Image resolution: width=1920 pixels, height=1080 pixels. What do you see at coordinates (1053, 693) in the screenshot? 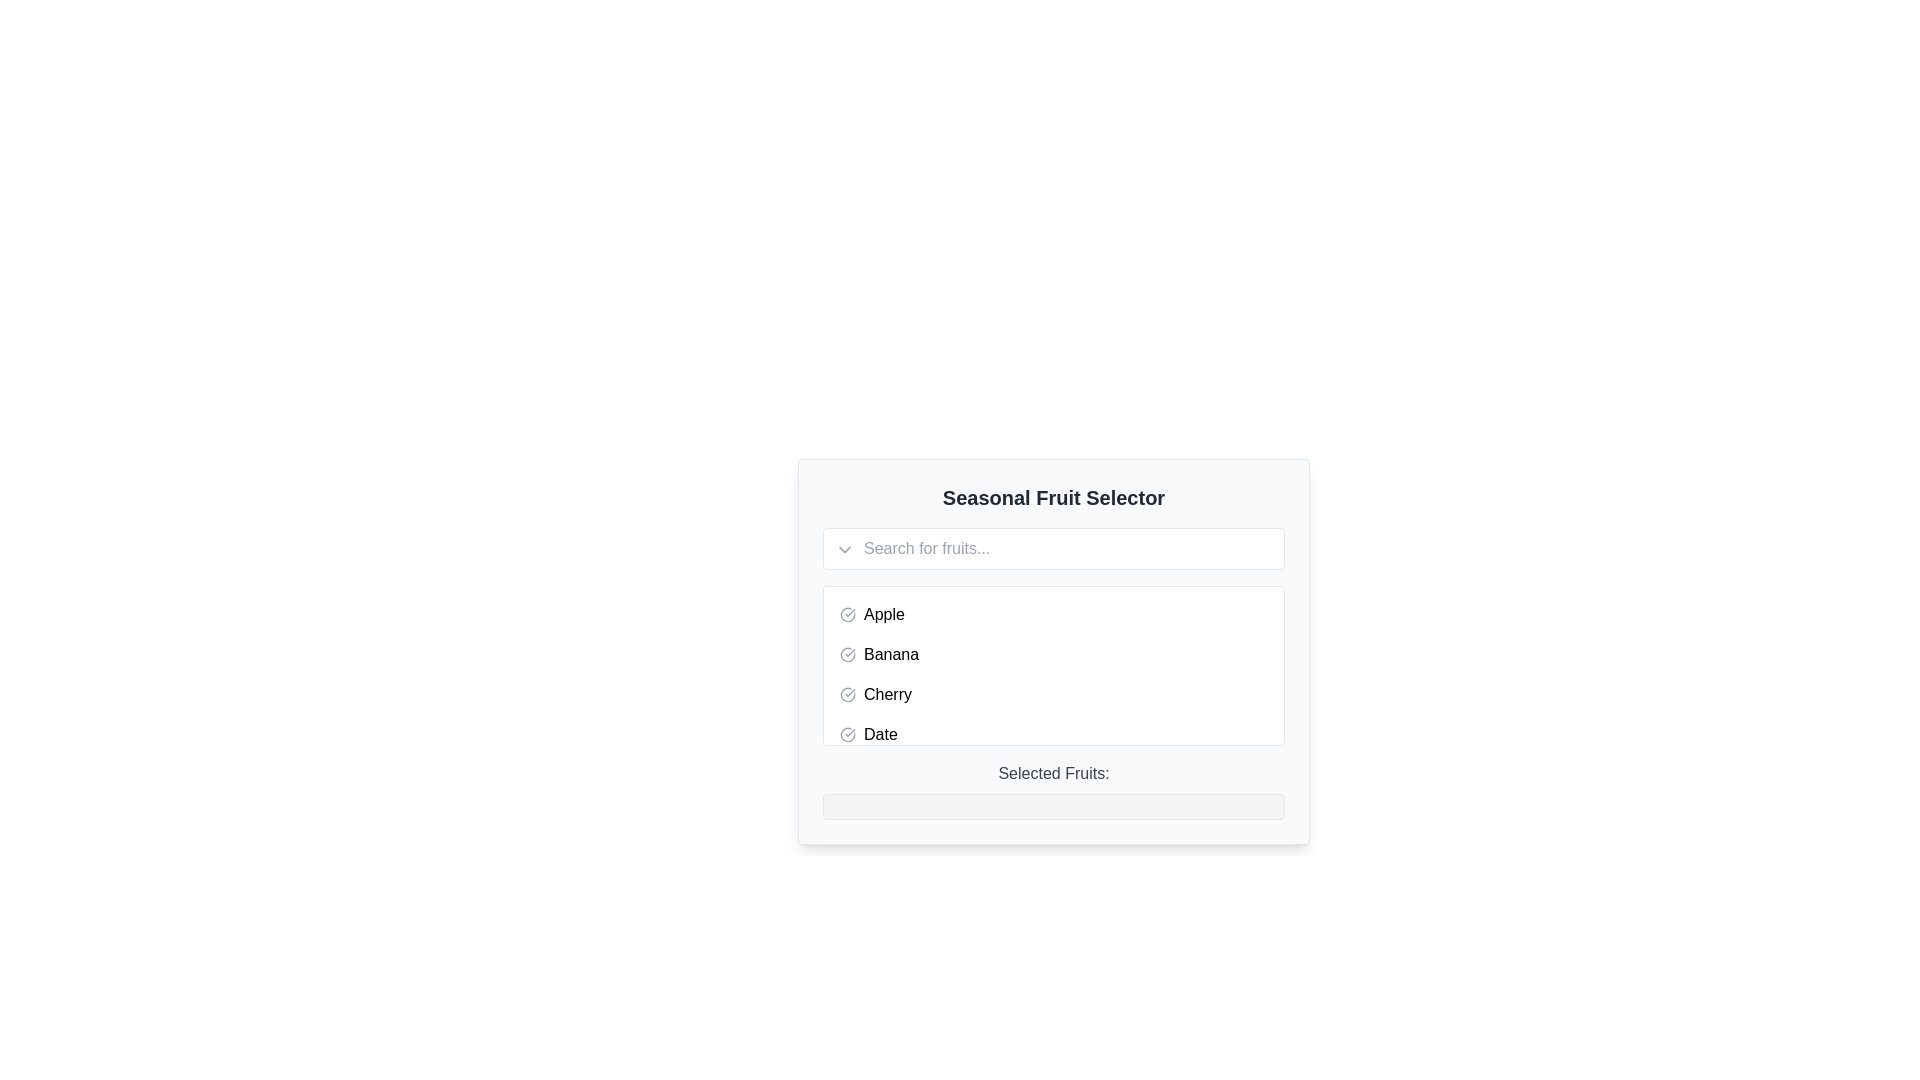
I see `the third selectable fruit option in the dropdown list, which is positioned between 'Banana' and 'Date'` at bounding box center [1053, 693].